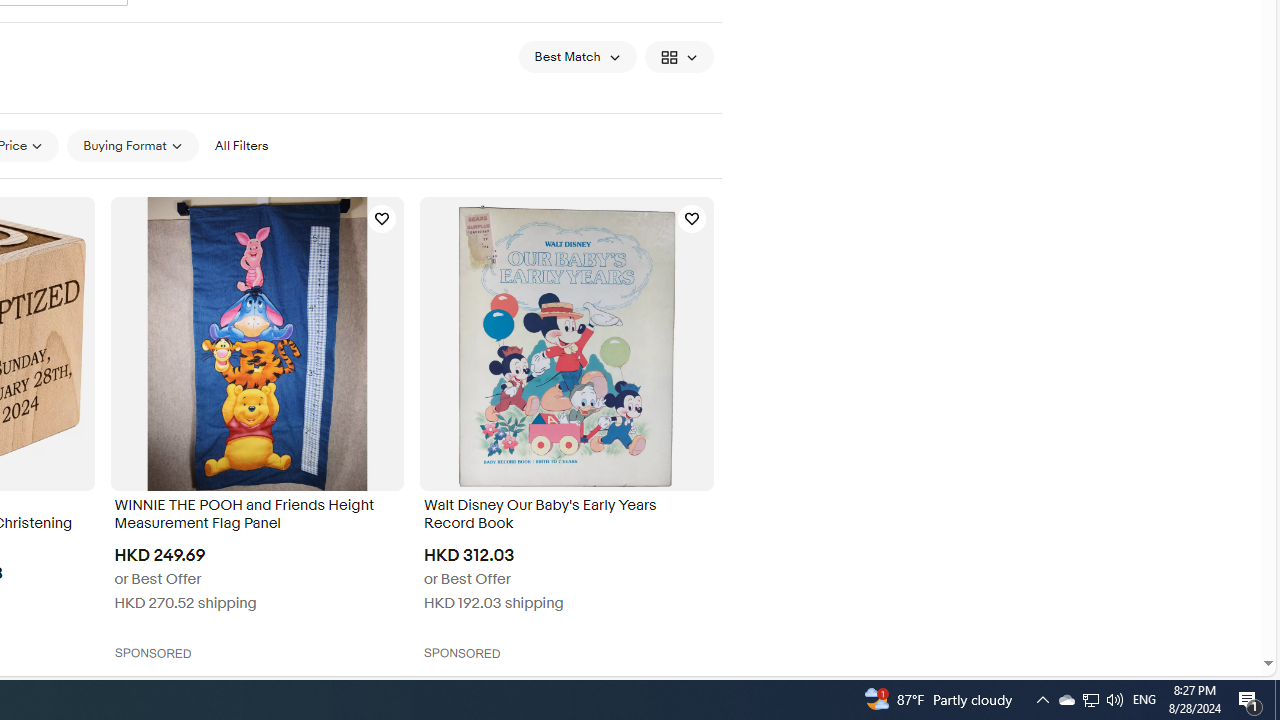 The image size is (1280, 720). Describe the element at coordinates (131, 145) in the screenshot. I see `'Buying Format'` at that location.